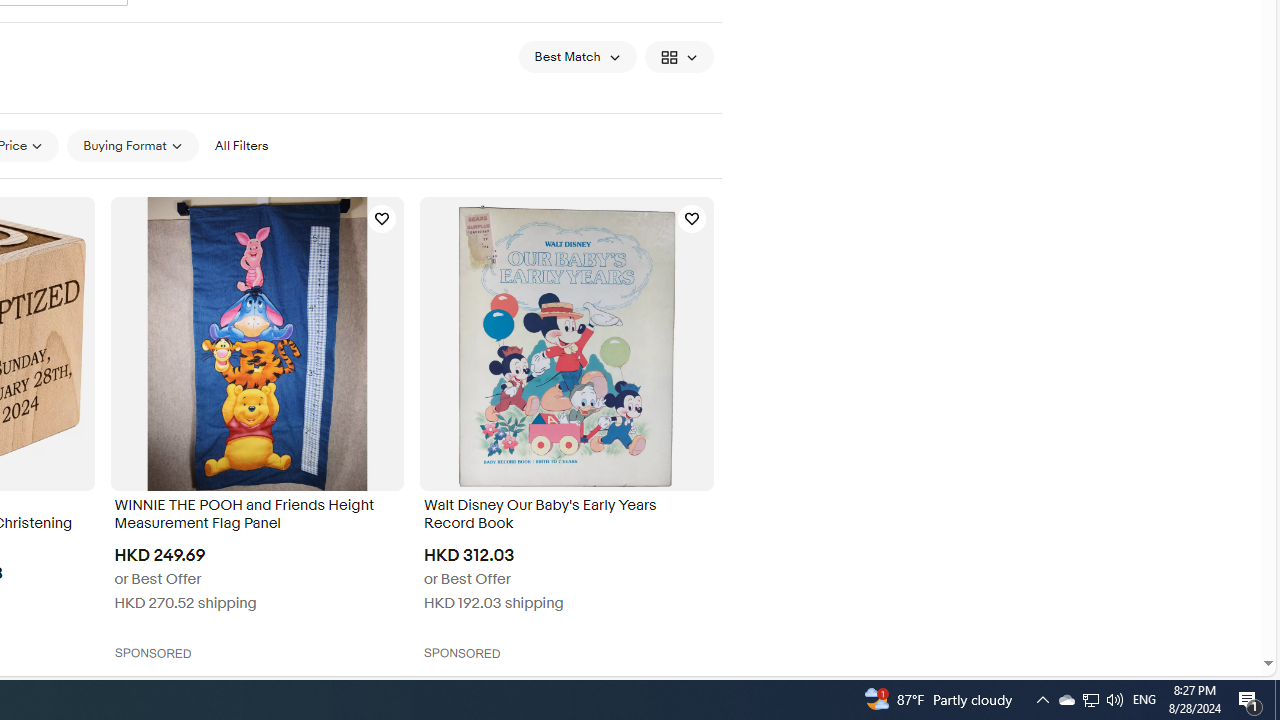 The image size is (1280, 720). Describe the element at coordinates (131, 145) in the screenshot. I see `'Buying Format'` at that location.